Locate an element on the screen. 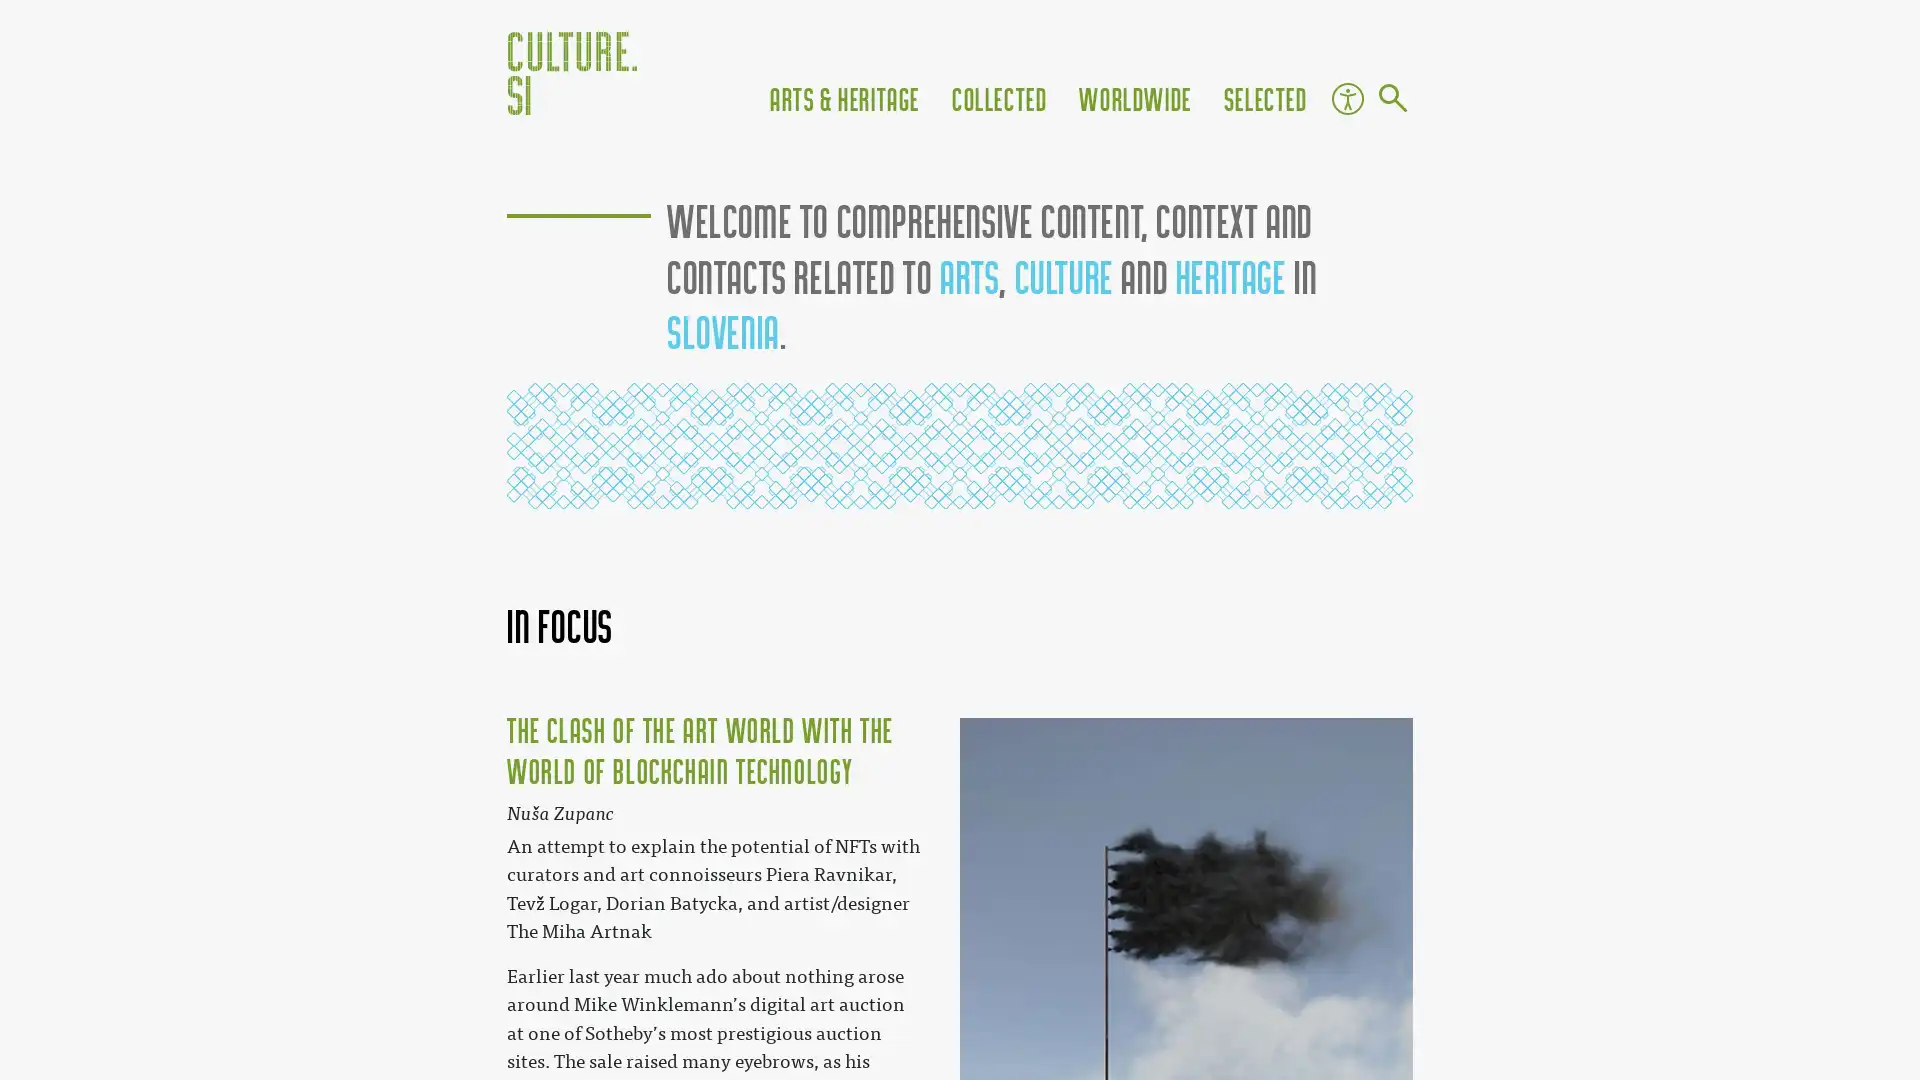 The height and width of the screenshot is (1080, 1920). Go to page is located at coordinates (1391, 100).